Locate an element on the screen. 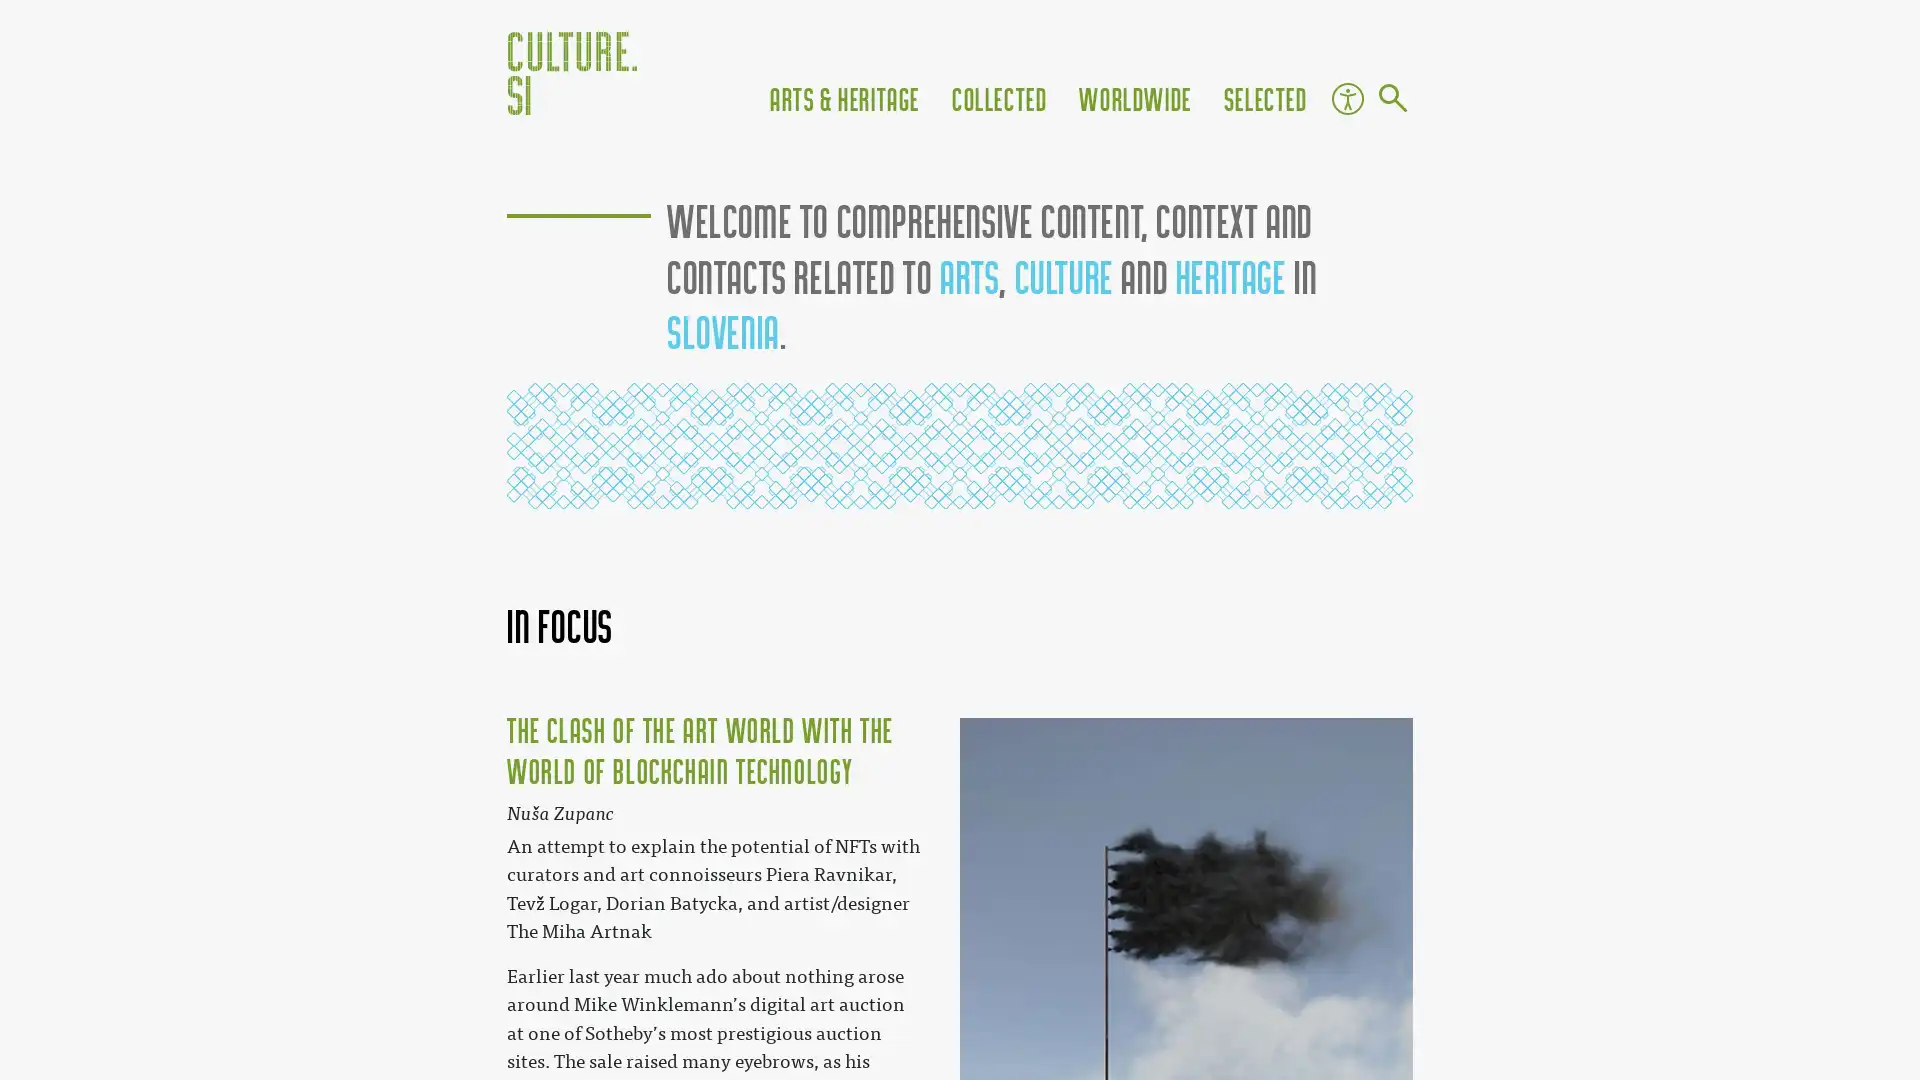 The height and width of the screenshot is (1080, 1920). Go to page is located at coordinates (1391, 100).